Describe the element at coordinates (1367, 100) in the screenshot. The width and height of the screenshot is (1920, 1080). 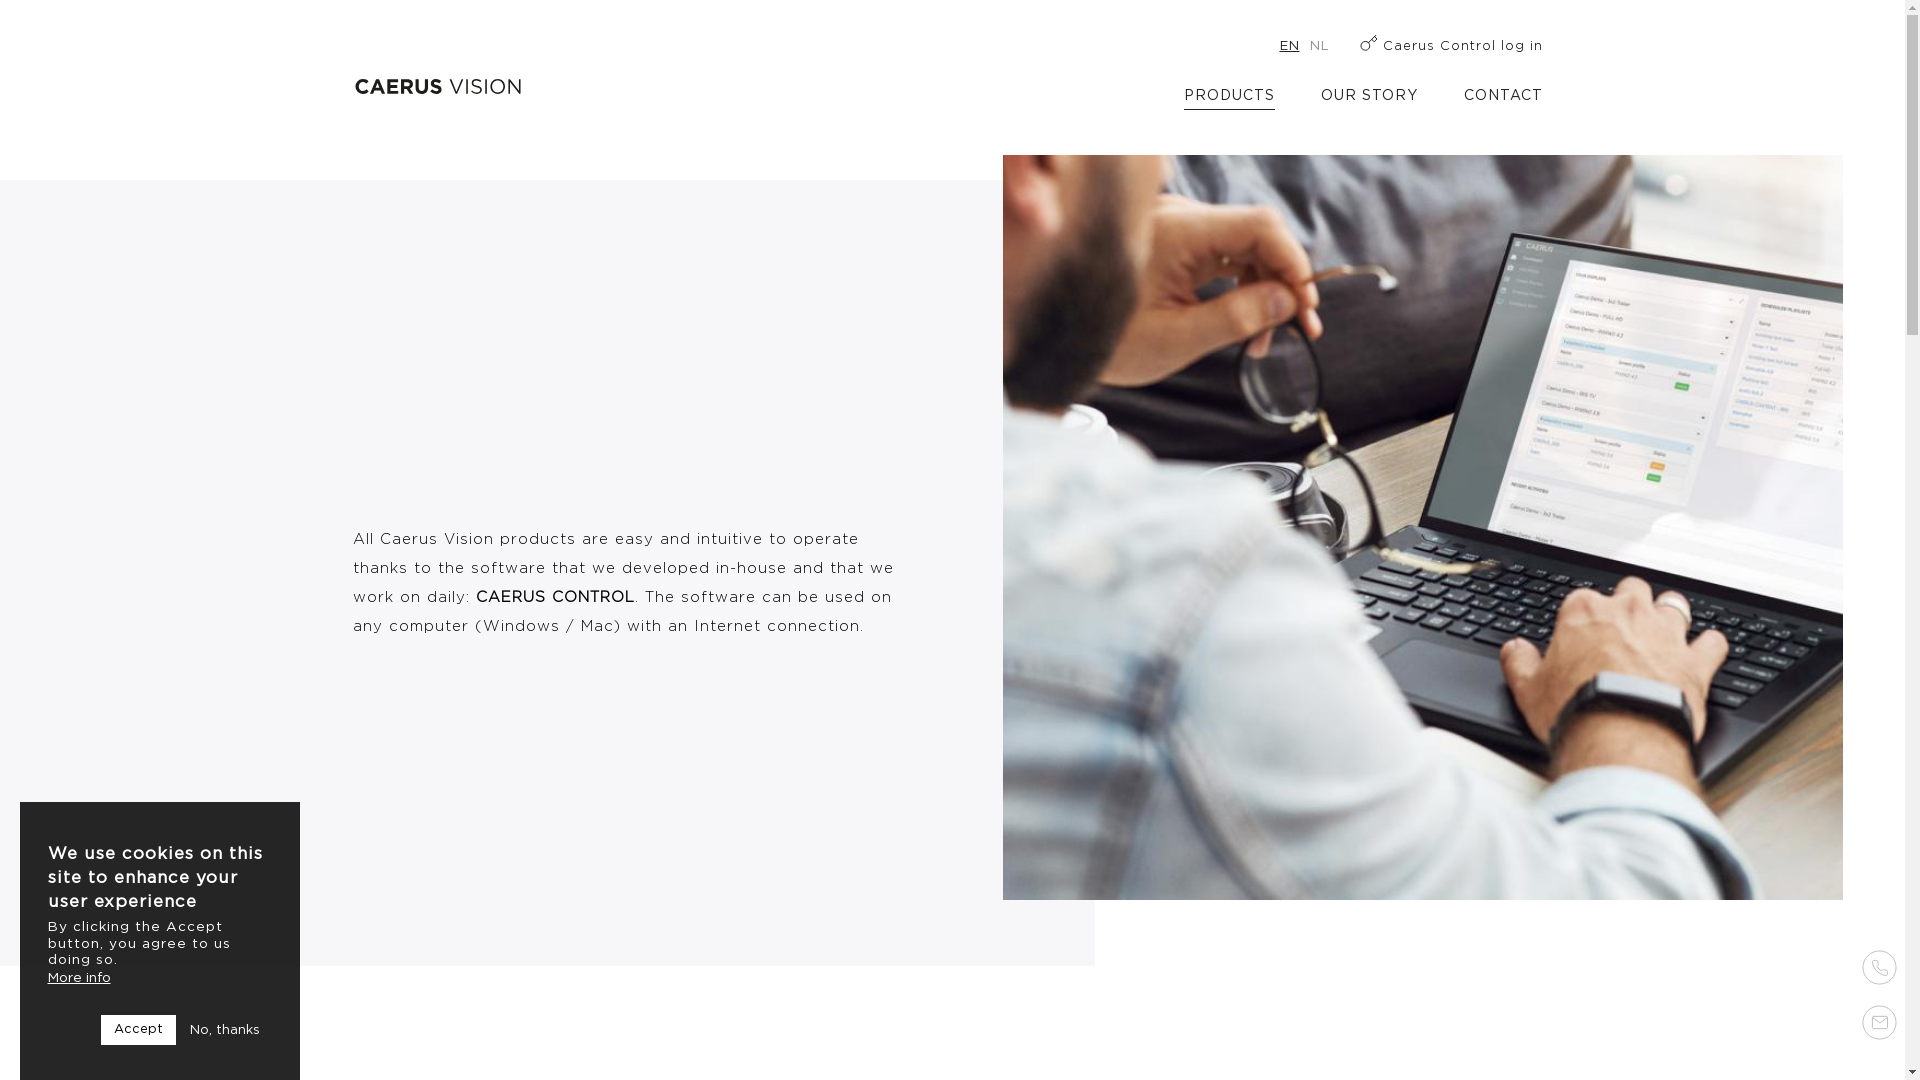
I see `'OUR STORY'` at that location.